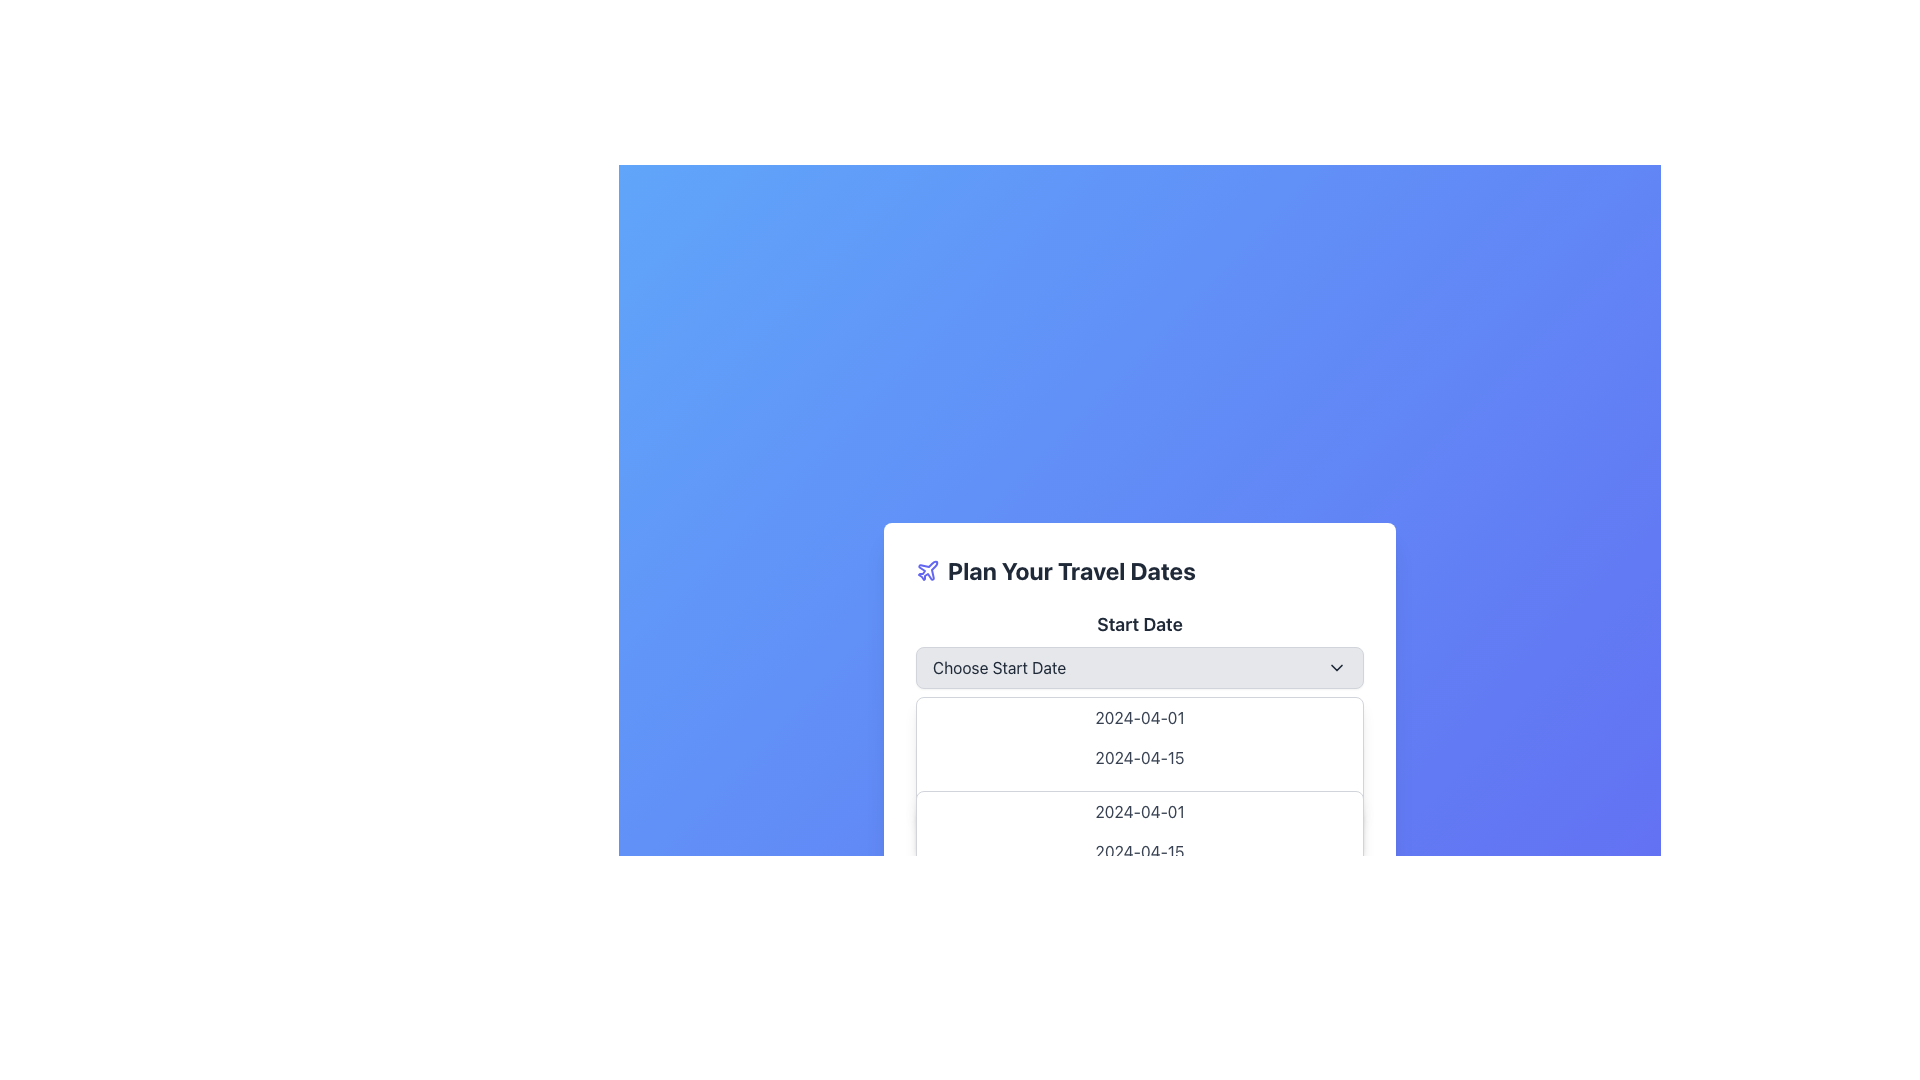  I want to click on the decorative icon located near the top-left corner of the visible content area, adjacent to the text header 'Plan Your Travel Dates', so click(927, 570).